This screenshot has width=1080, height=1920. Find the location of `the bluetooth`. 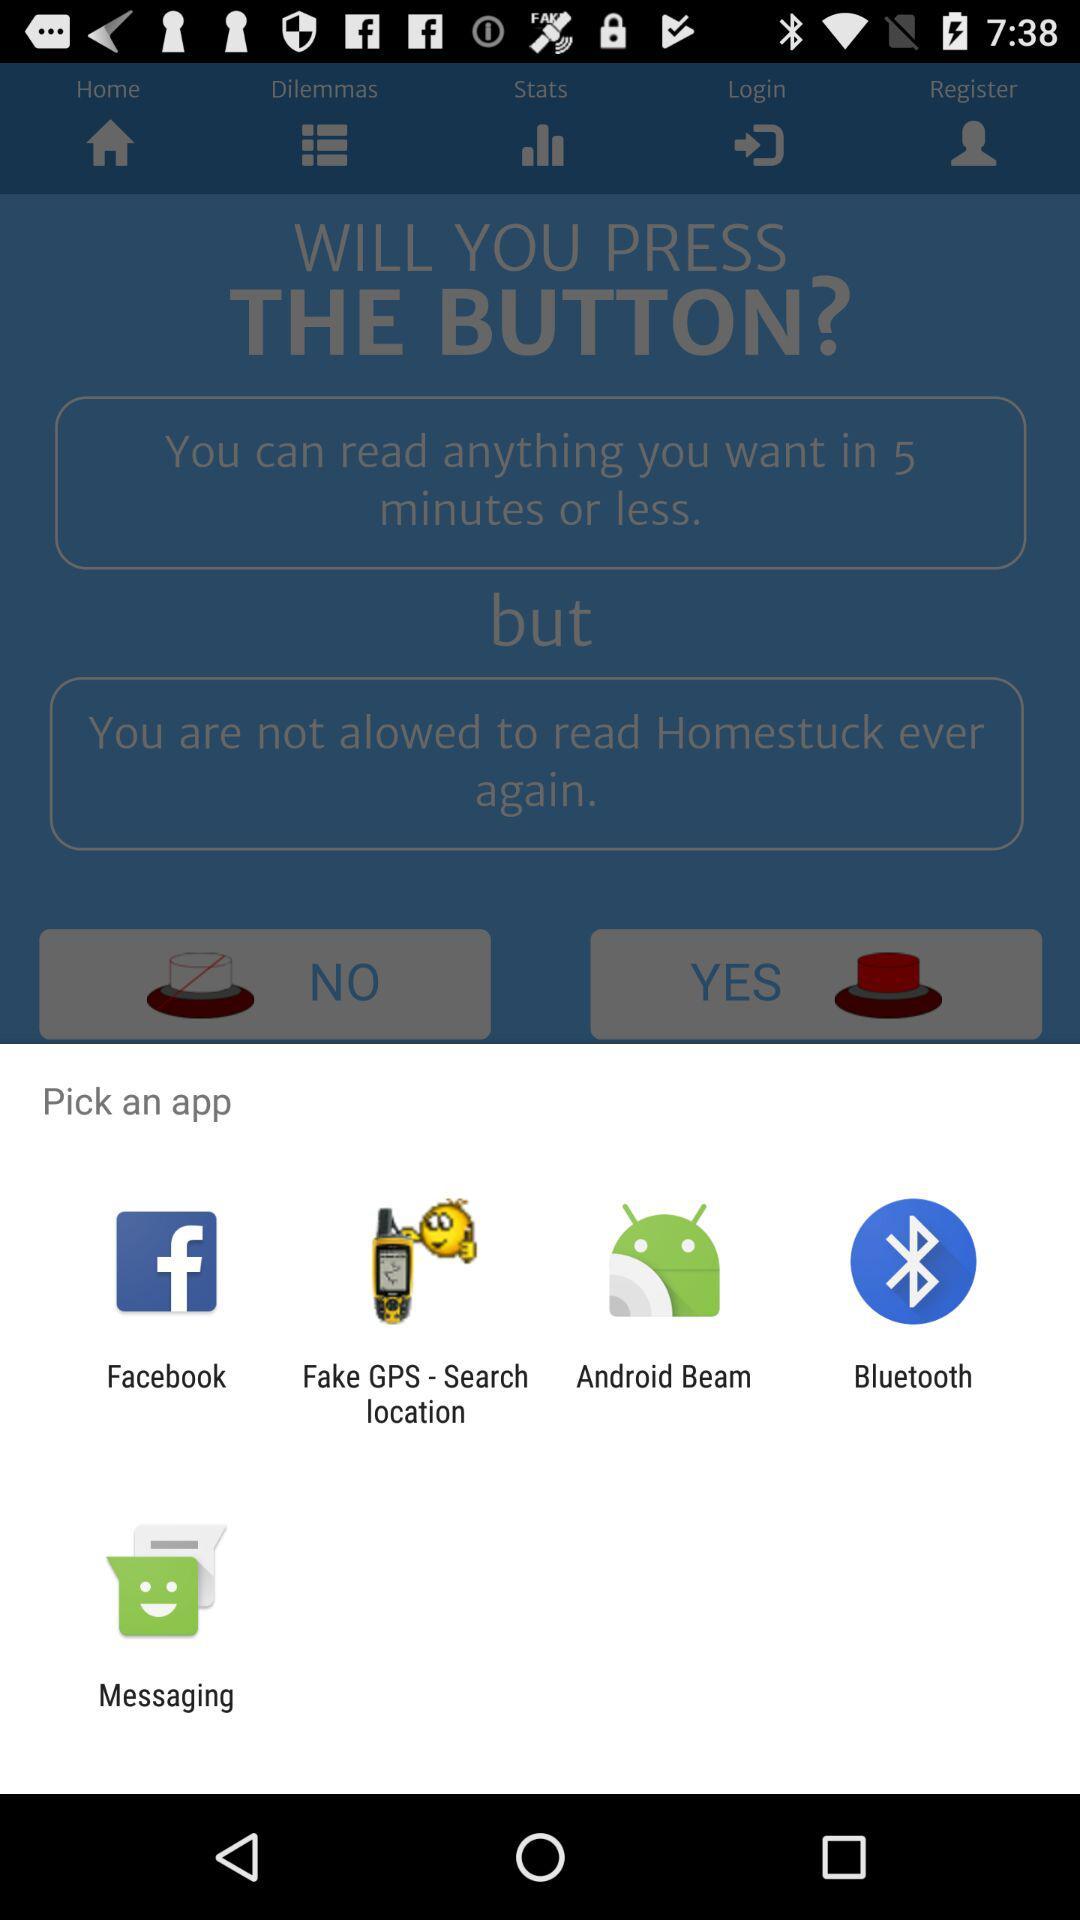

the bluetooth is located at coordinates (913, 1392).